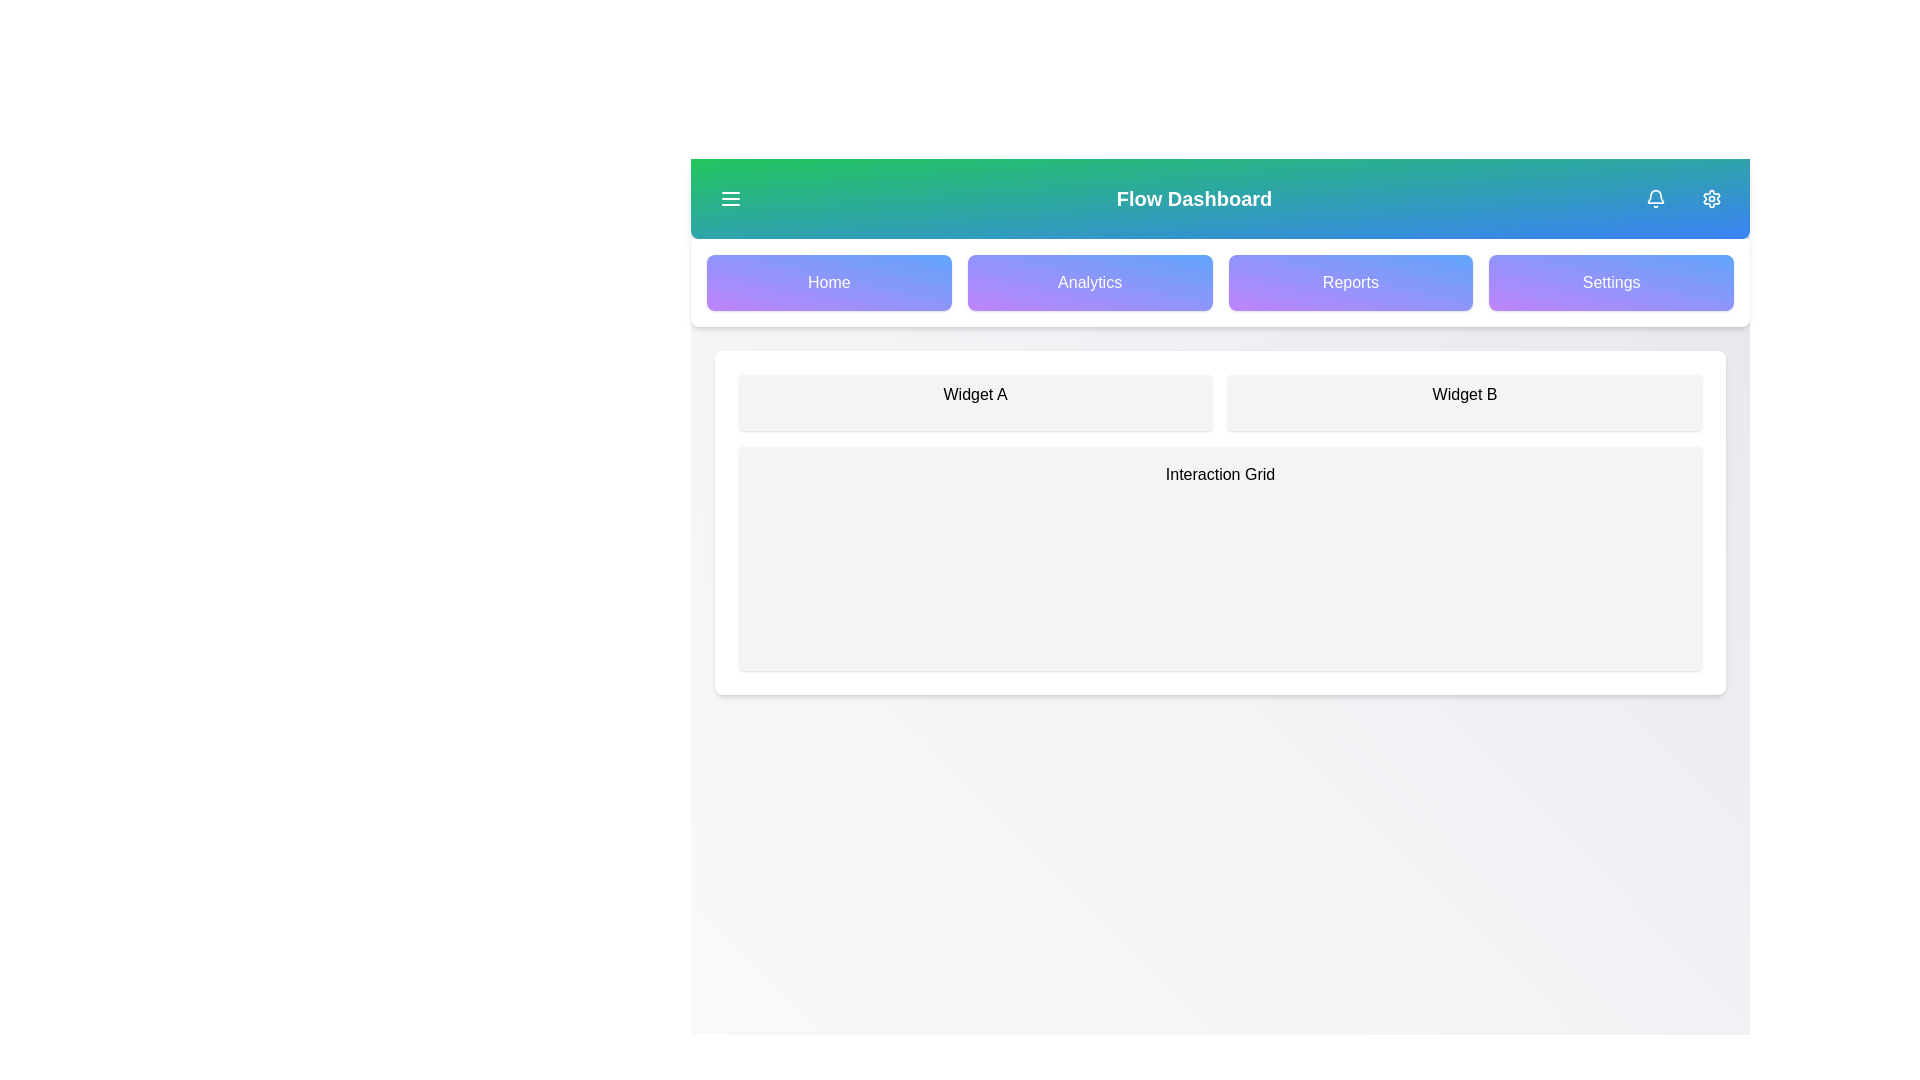 The width and height of the screenshot is (1920, 1080). What do you see at coordinates (1656, 199) in the screenshot?
I see `the notification button in the header` at bounding box center [1656, 199].